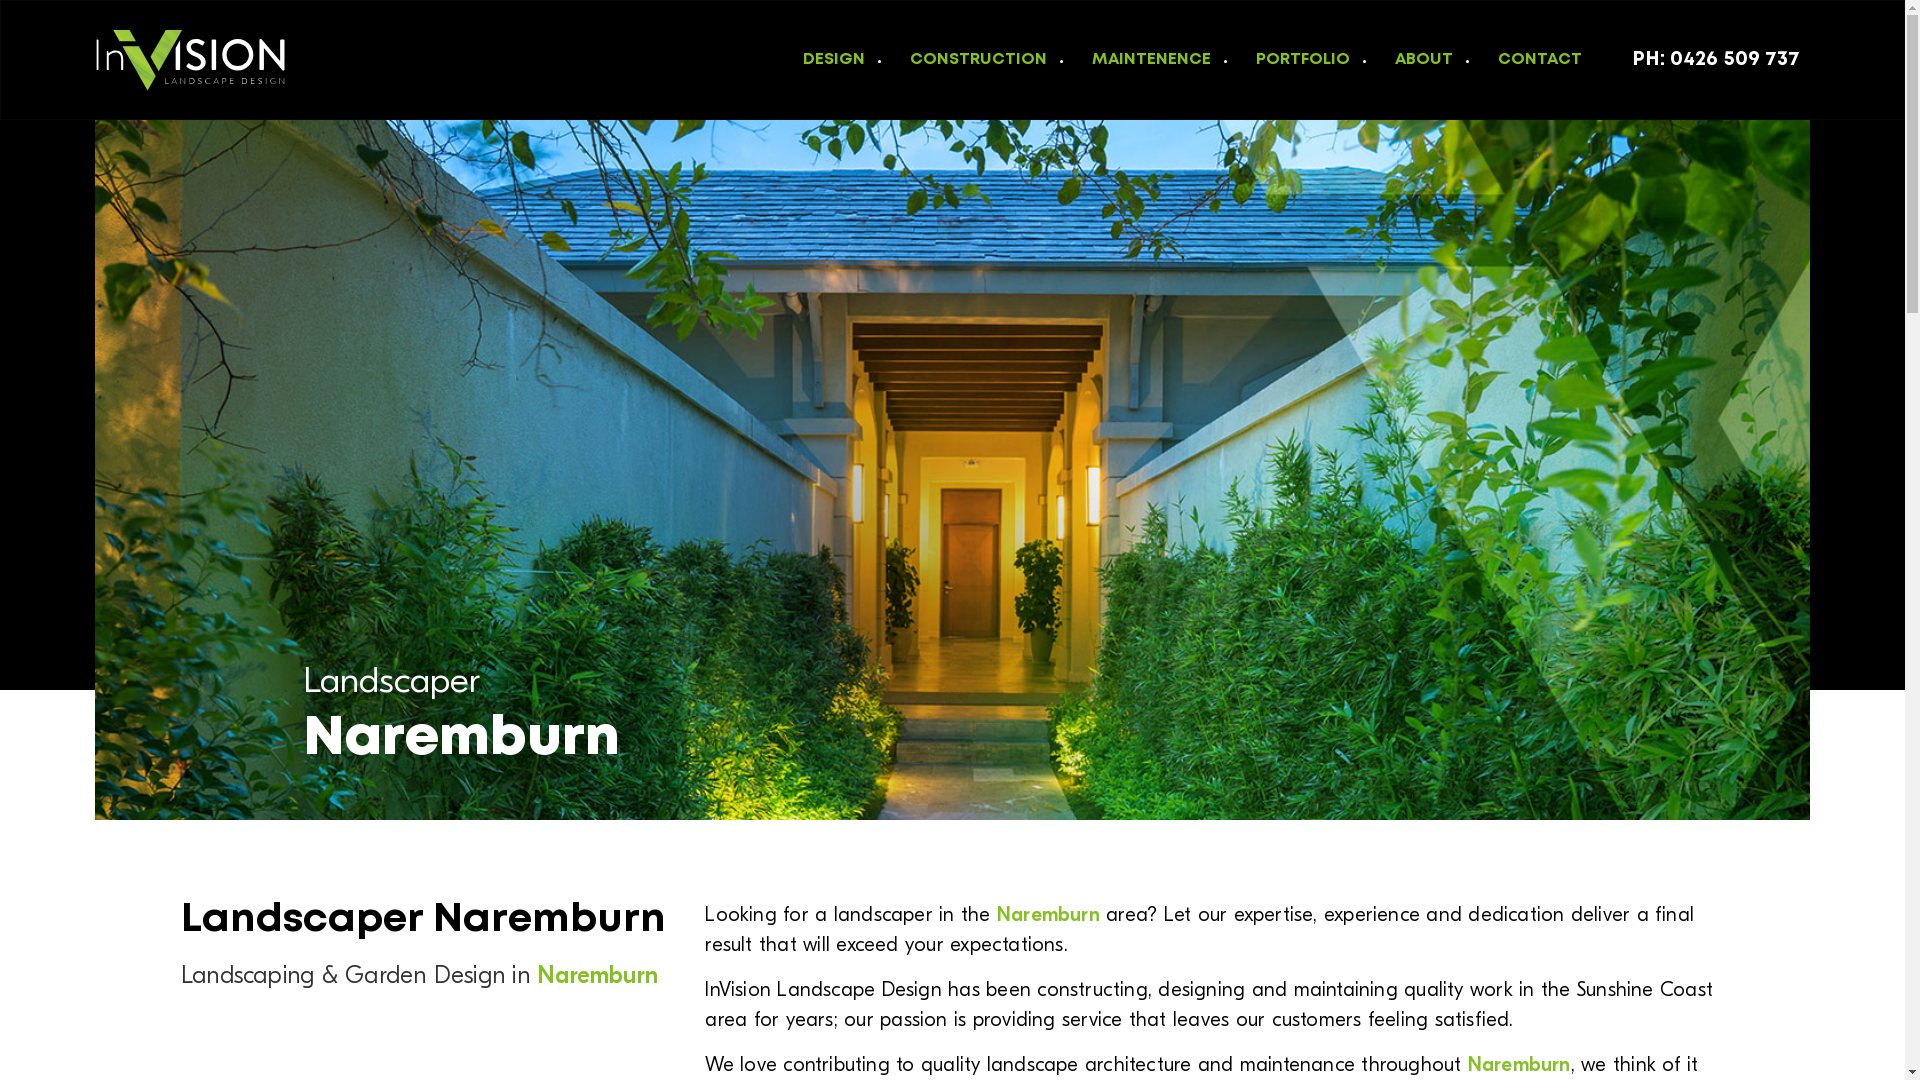 This screenshot has width=1920, height=1080. What do you see at coordinates (1415, 58) in the screenshot?
I see `'ABOUT'` at bounding box center [1415, 58].